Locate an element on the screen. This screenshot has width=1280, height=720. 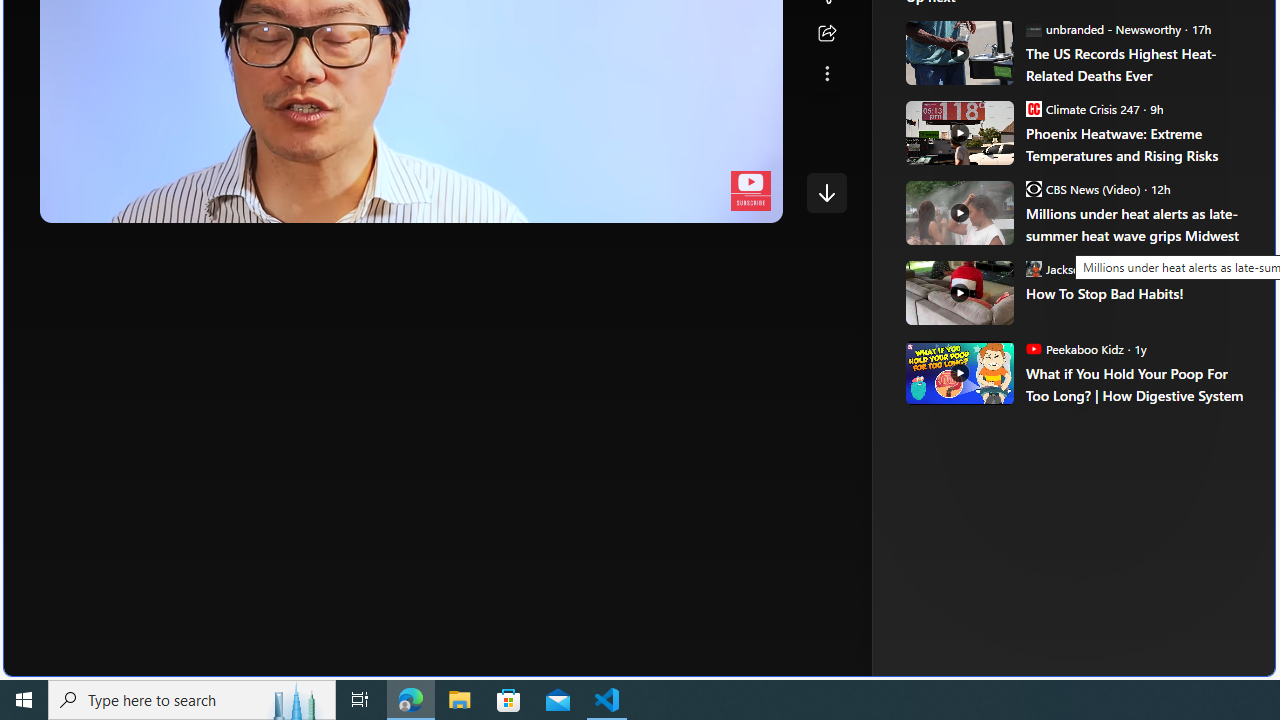
'Channel watermark' is located at coordinates (749, 191).